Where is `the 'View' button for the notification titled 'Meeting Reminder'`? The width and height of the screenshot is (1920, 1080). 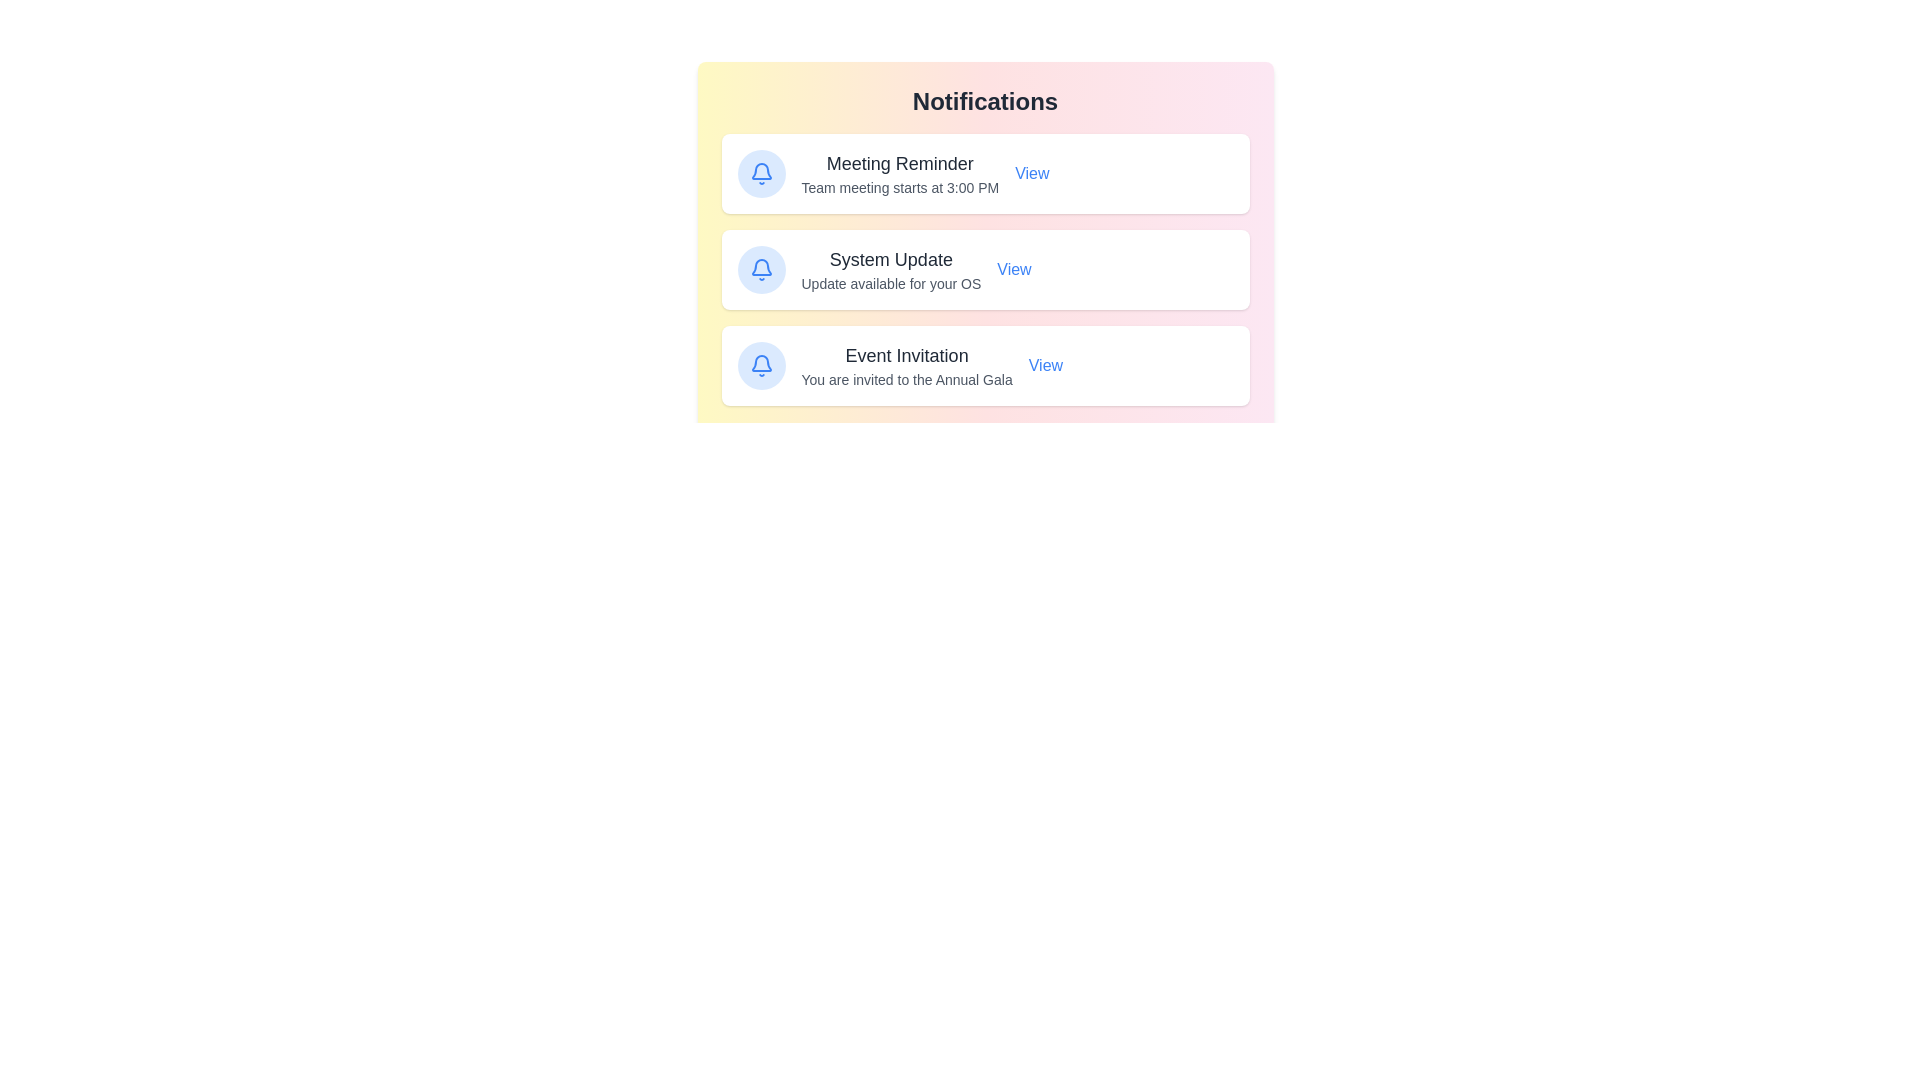
the 'View' button for the notification titled 'Meeting Reminder' is located at coordinates (1032, 172).